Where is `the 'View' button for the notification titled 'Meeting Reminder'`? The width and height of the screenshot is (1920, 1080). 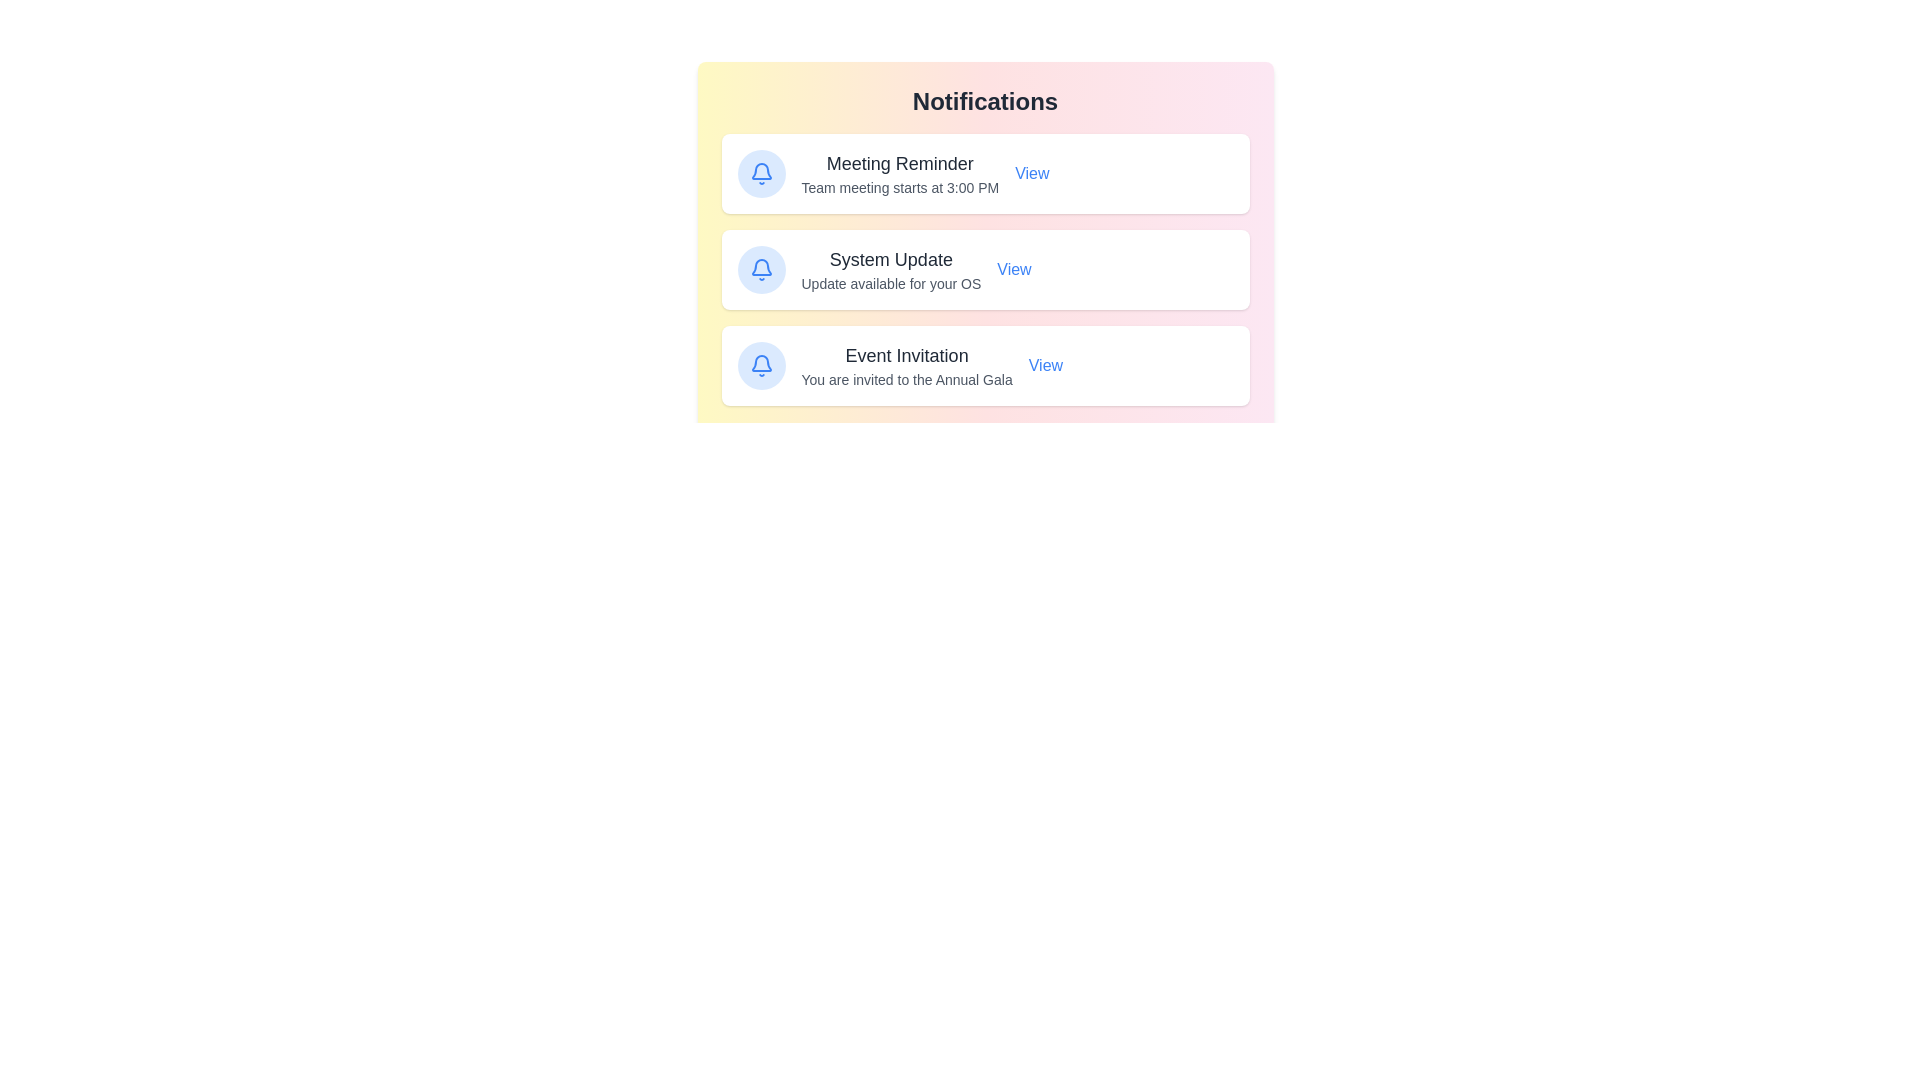
the 'View' button for the notification titled 'Meeting Reminder' is located at coordinates (1032, 172).